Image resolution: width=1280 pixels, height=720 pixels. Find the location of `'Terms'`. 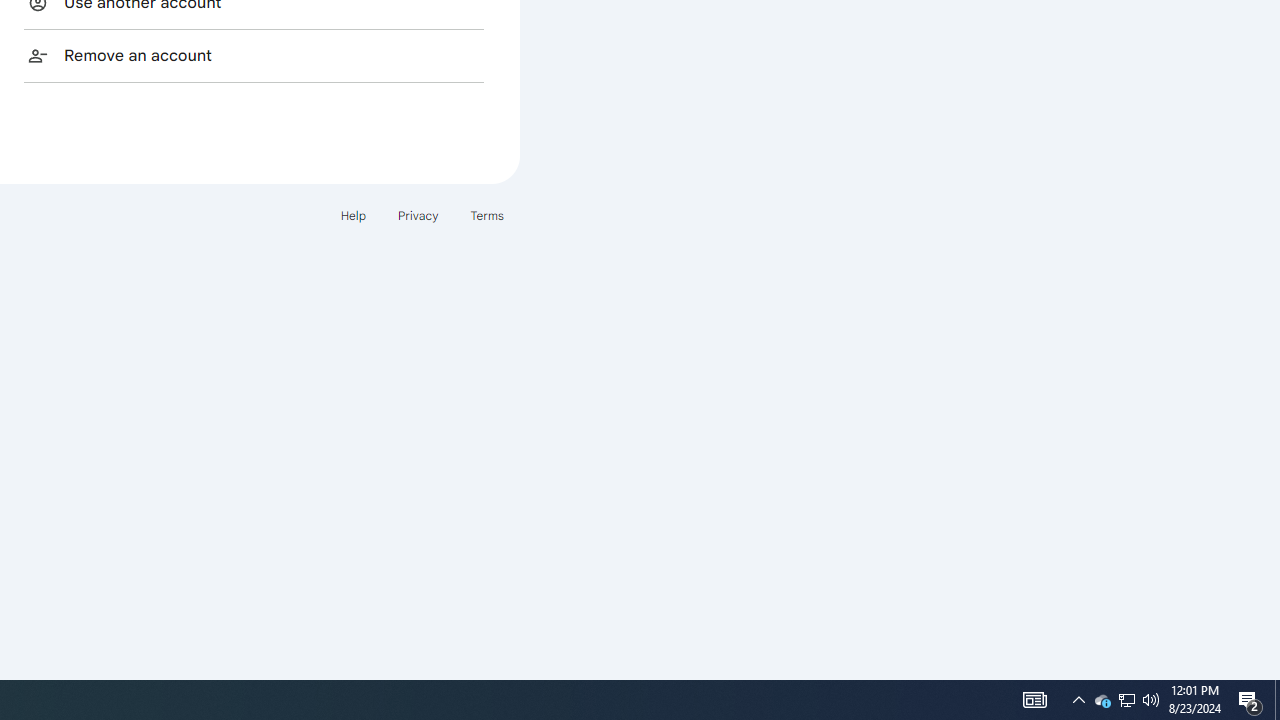

'Terms' is located at coordinates (487, 215).